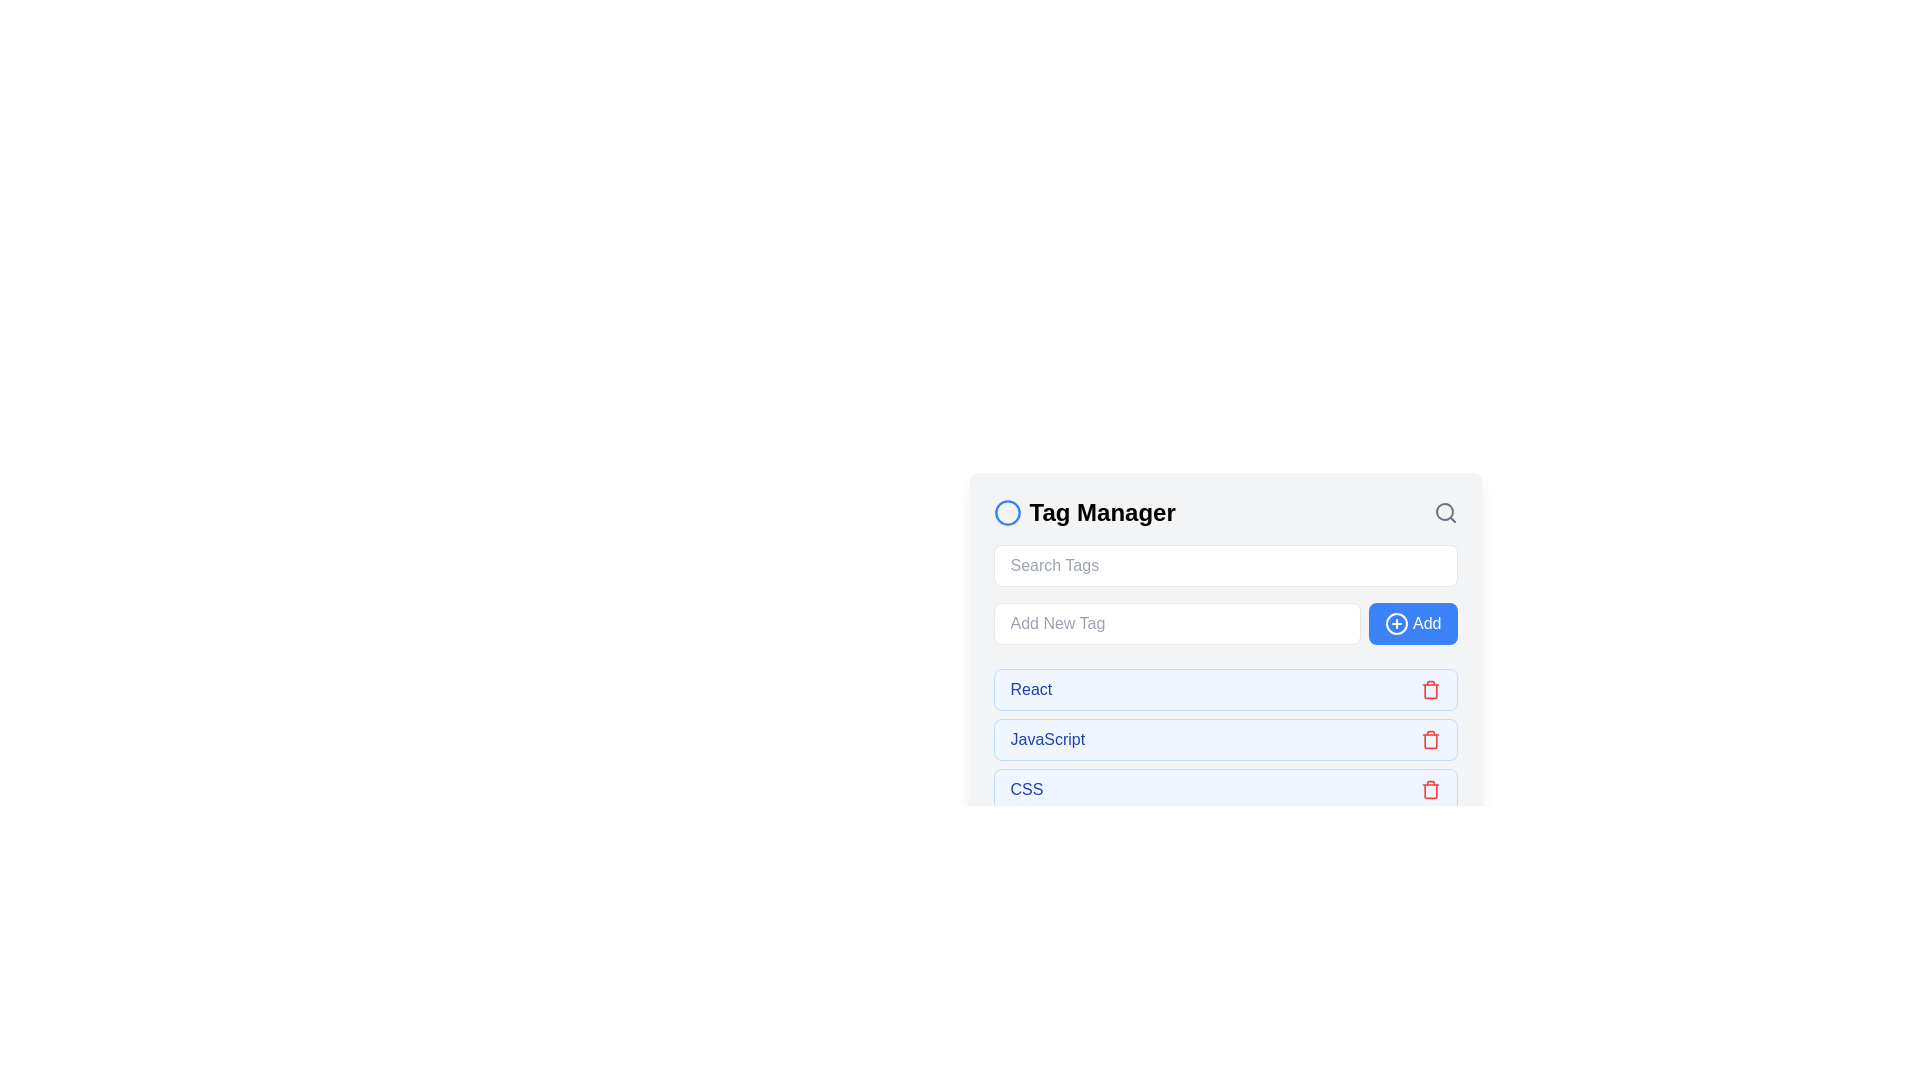  I want to click on the delete button located at the far right of the 'JavaScript' list item, so click(1429, 740).